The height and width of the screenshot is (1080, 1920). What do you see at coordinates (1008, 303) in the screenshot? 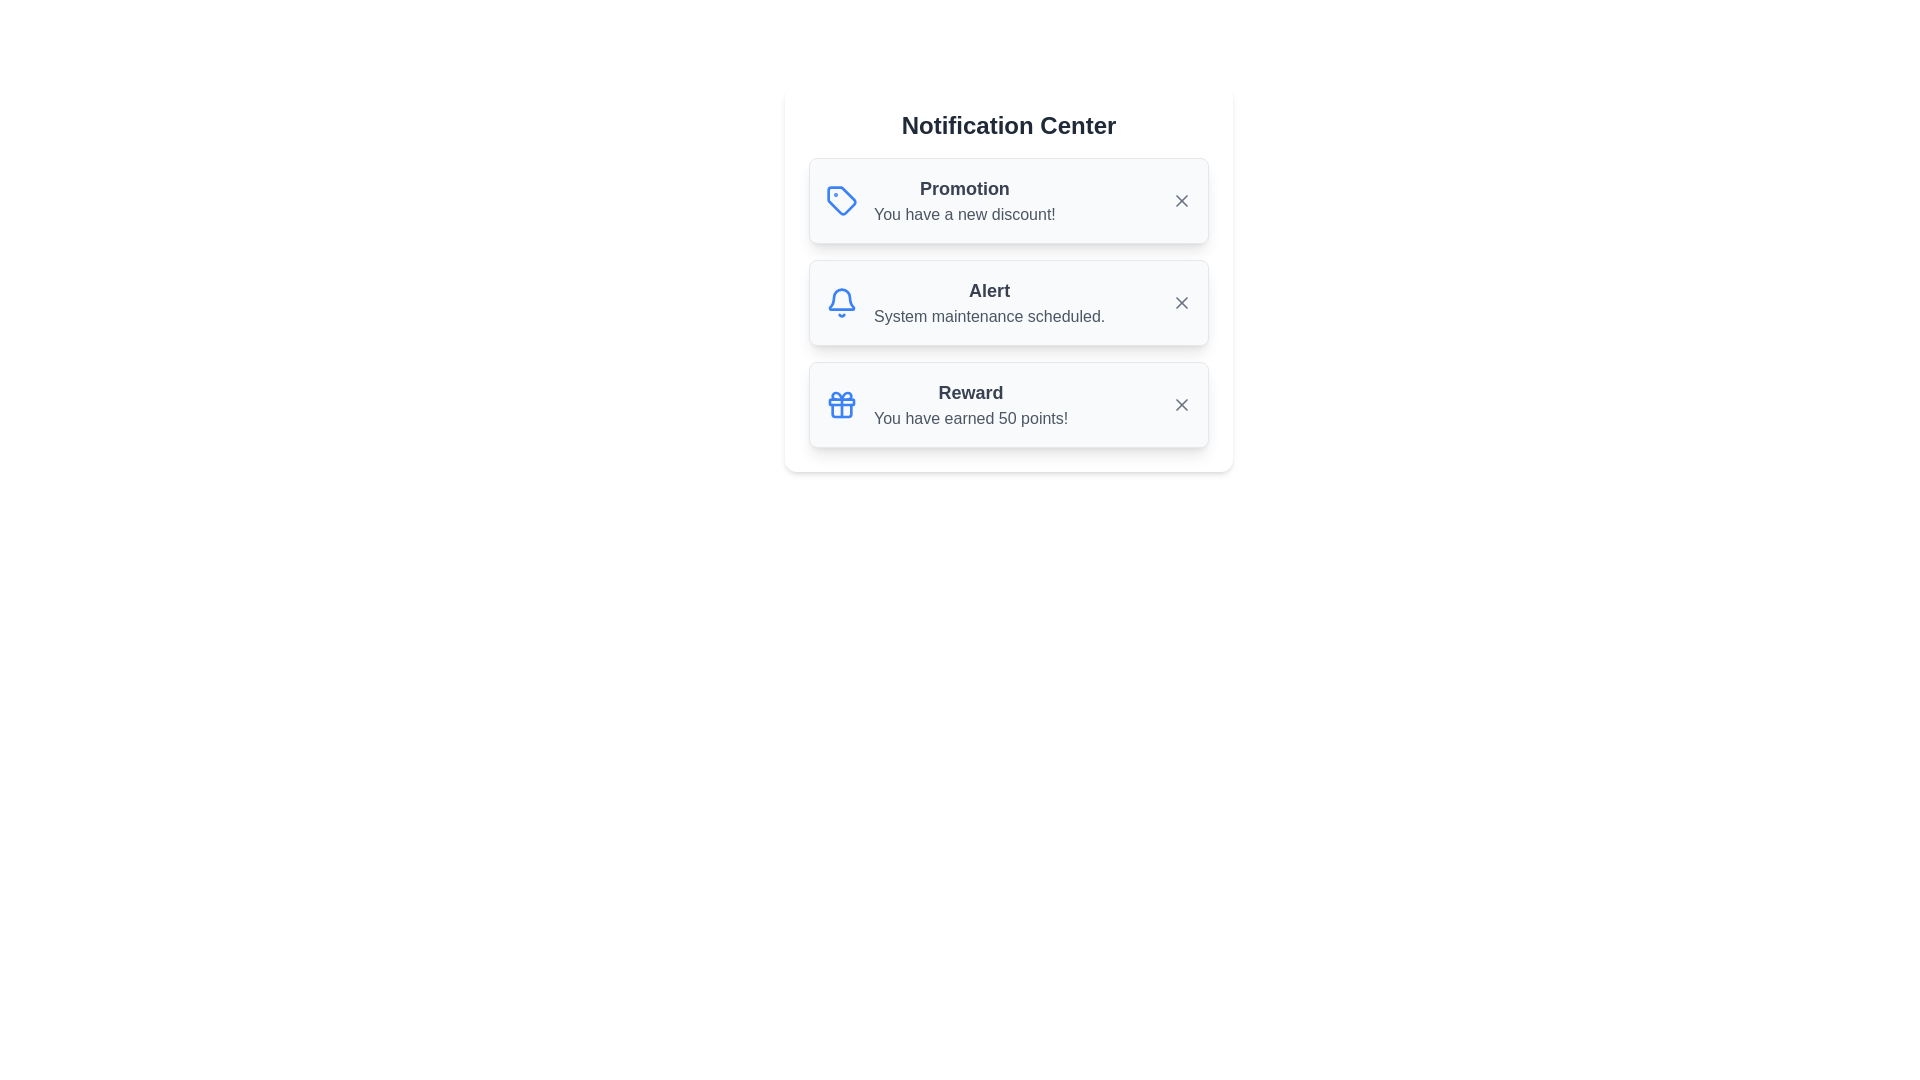
I see `notification titled 'Alert' in the notification card that contains the message 'System maintenance scheduled.'` at bounding box center [1008, 303].